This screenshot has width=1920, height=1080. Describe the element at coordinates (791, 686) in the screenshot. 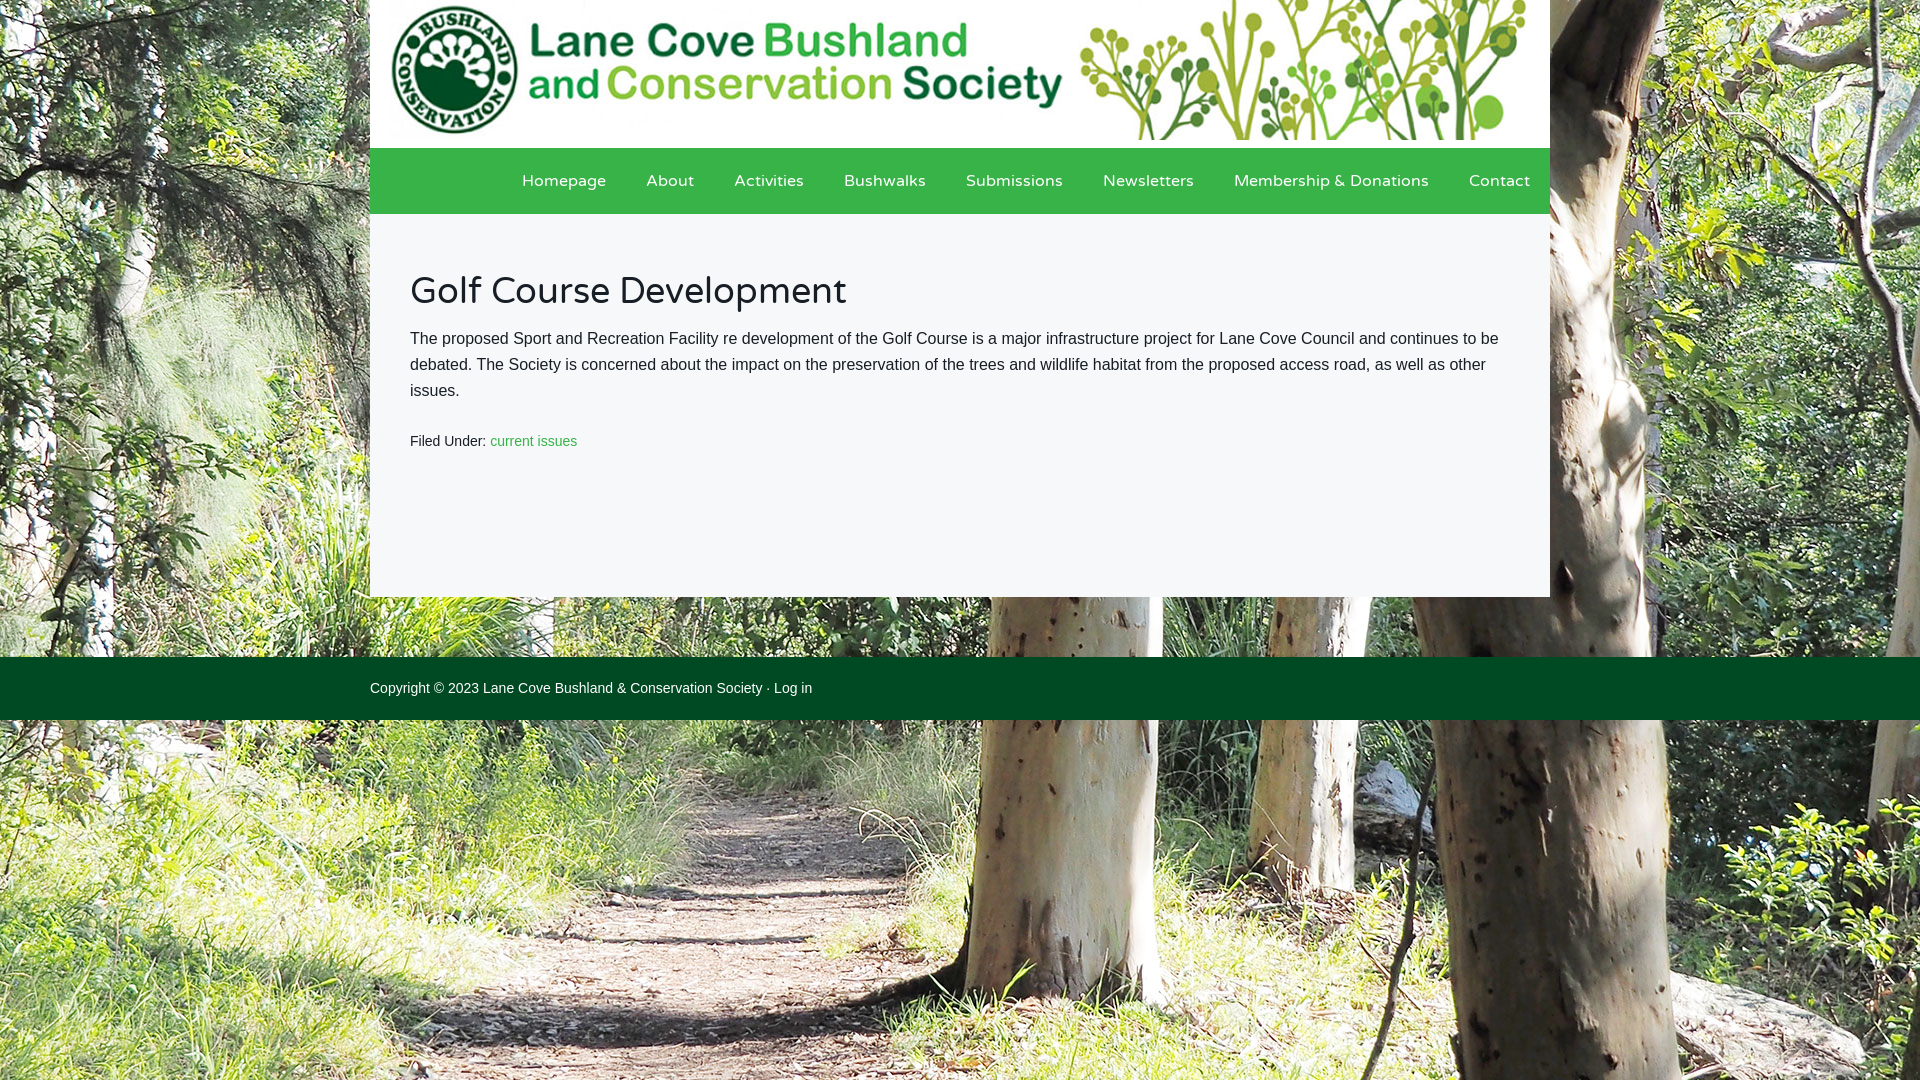

I see `'Log in'` at that location.